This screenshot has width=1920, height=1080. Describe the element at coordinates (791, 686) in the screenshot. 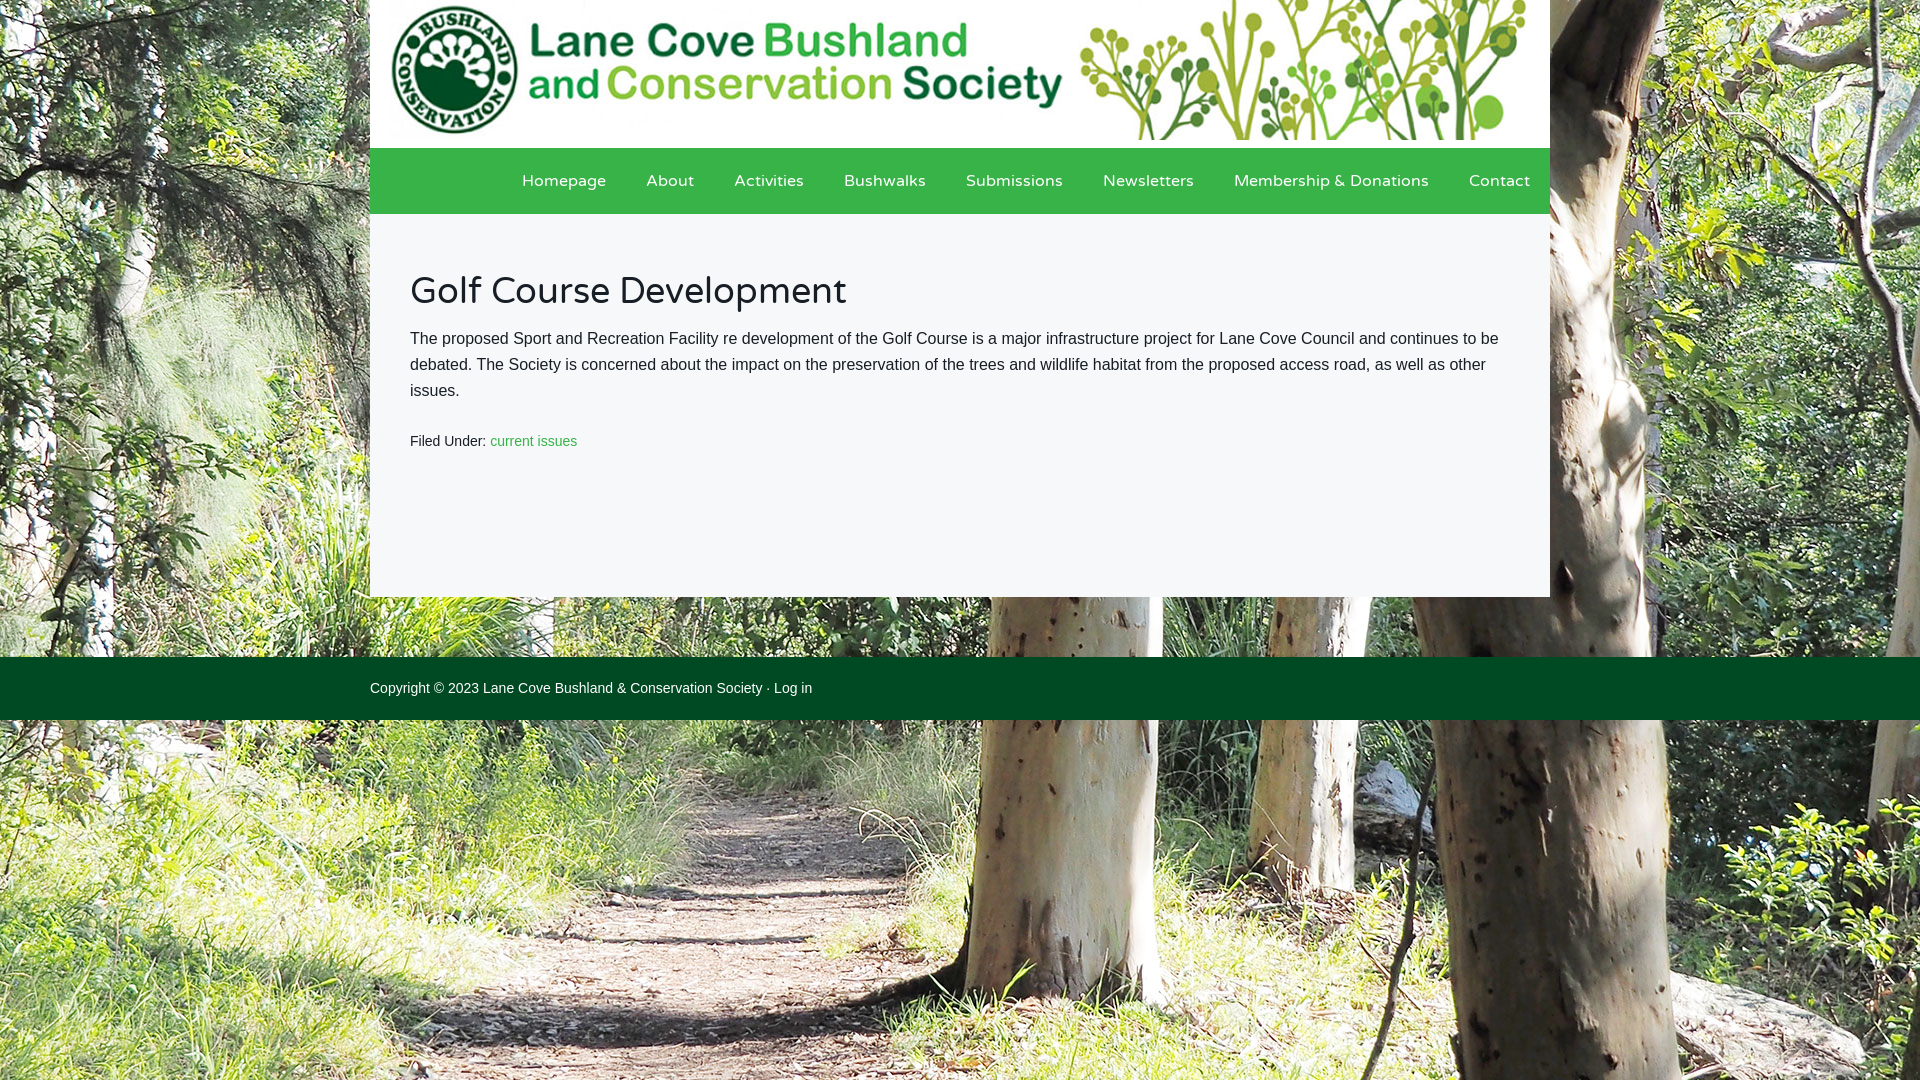

I see `'Log in'` at that location.